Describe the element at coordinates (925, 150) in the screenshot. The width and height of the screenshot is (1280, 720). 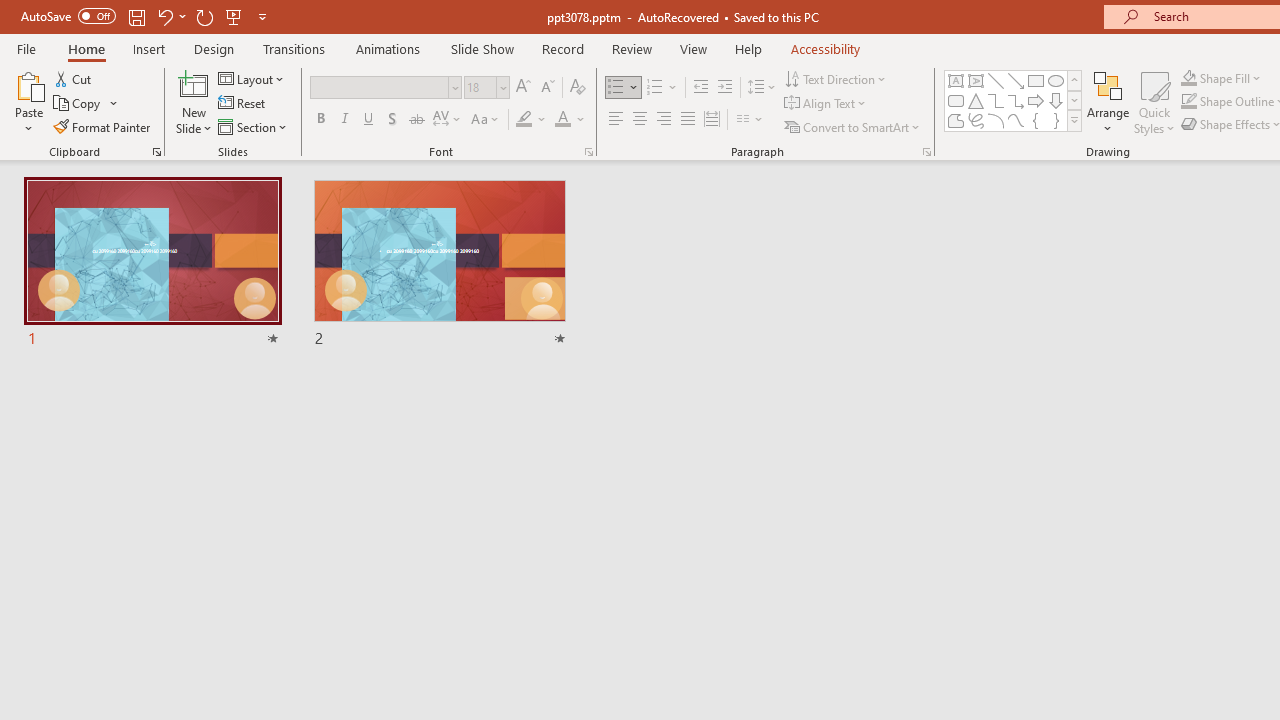
I see `'Paragraph...'` at that location.